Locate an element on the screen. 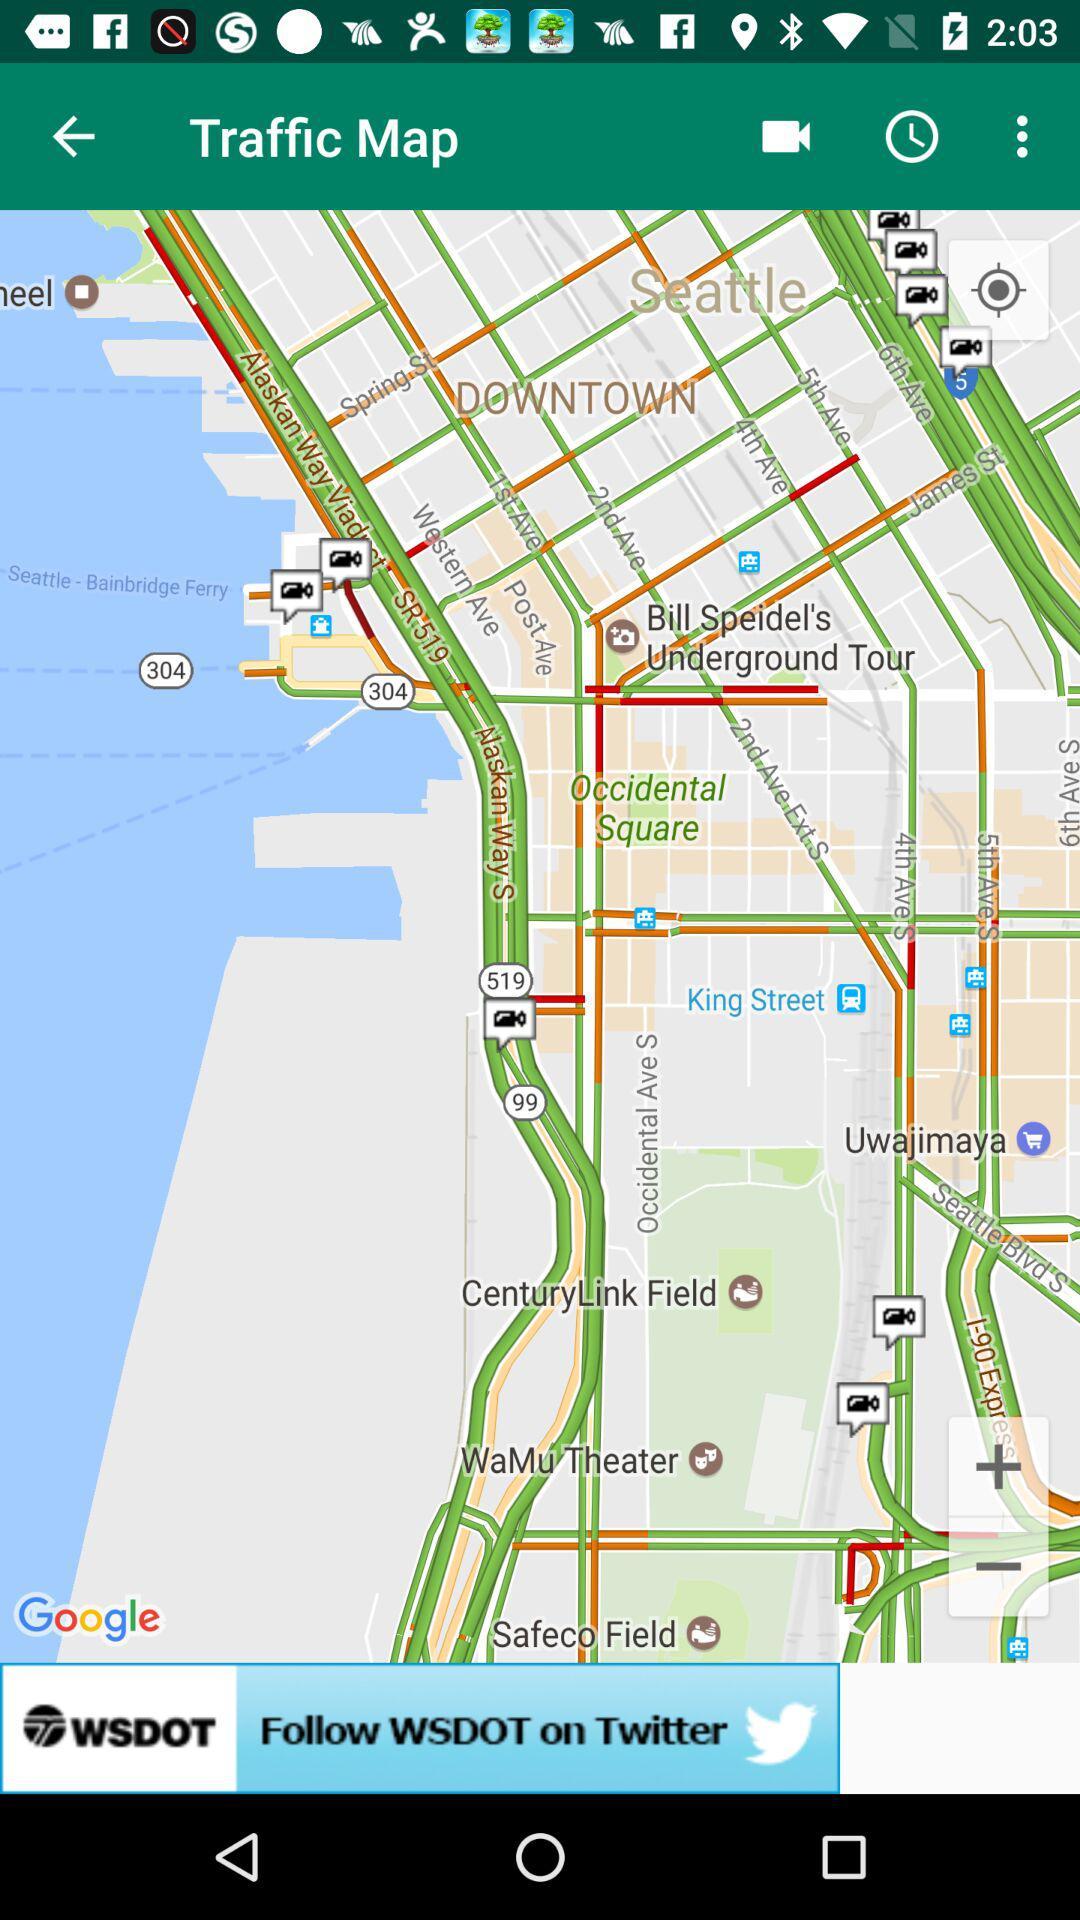  the location_crosshair icon is located at coordinates (998, 290).